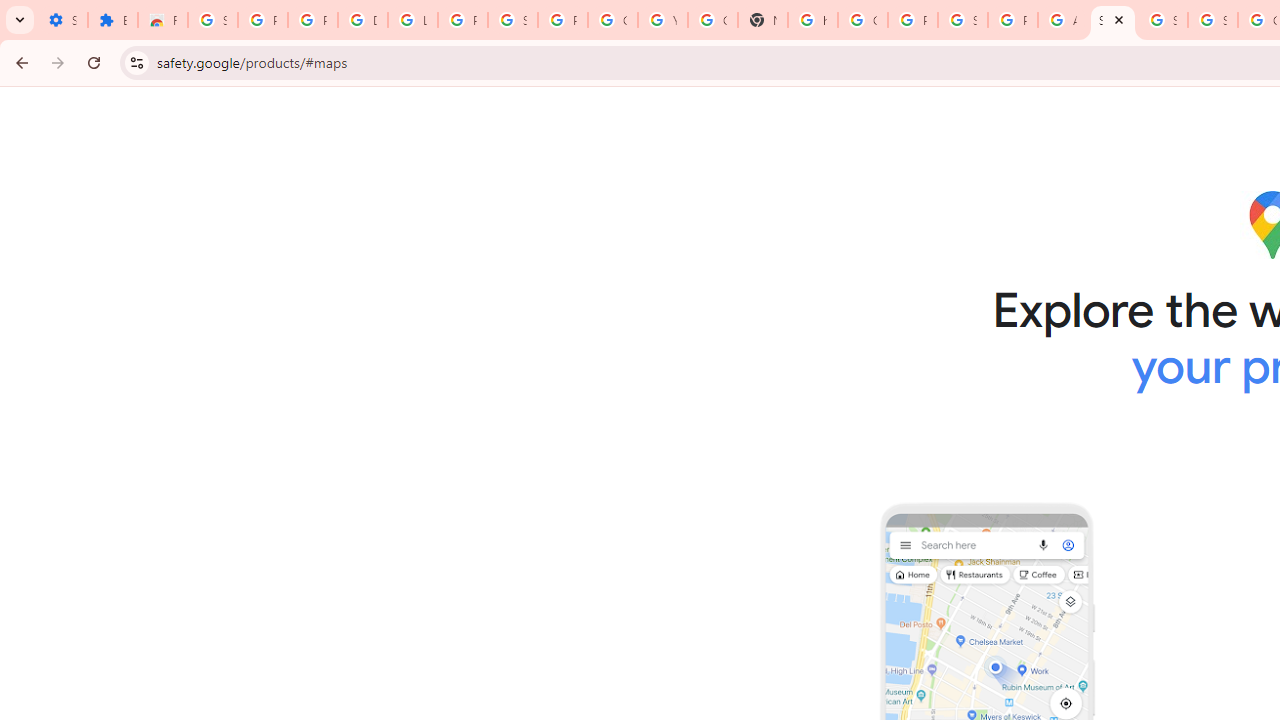 This screenshot has height=720, width=1280. Describe the element at coordinates (163, 20) in the screenshot. I see `'Reviews: Helix Fruit Jump Arcade Game'` at that location.